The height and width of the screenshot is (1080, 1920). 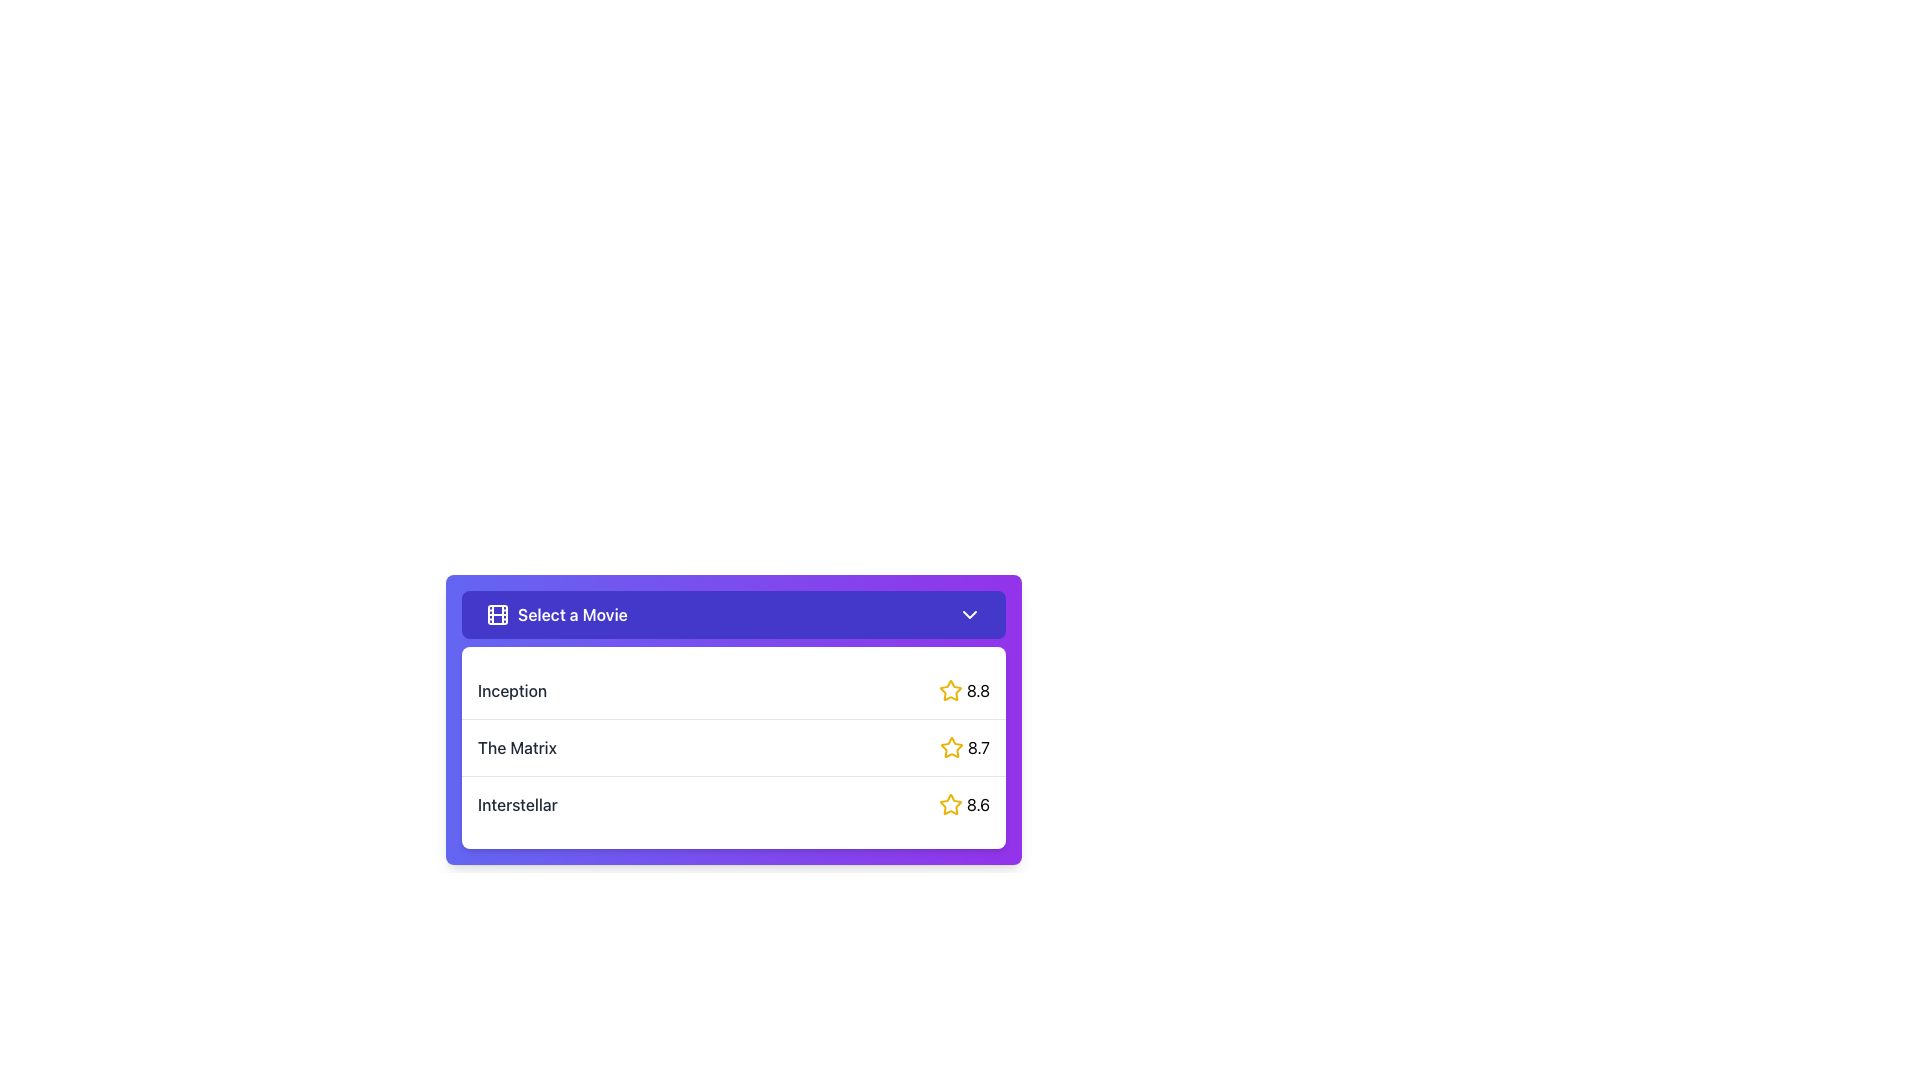 What do you see at coordinates (950, 748) in the screenshot?
I see `the bright yellow star-shaped icon associated with the rating '8.7', located in the middle row of the list items` at bounding box center [950, 748].